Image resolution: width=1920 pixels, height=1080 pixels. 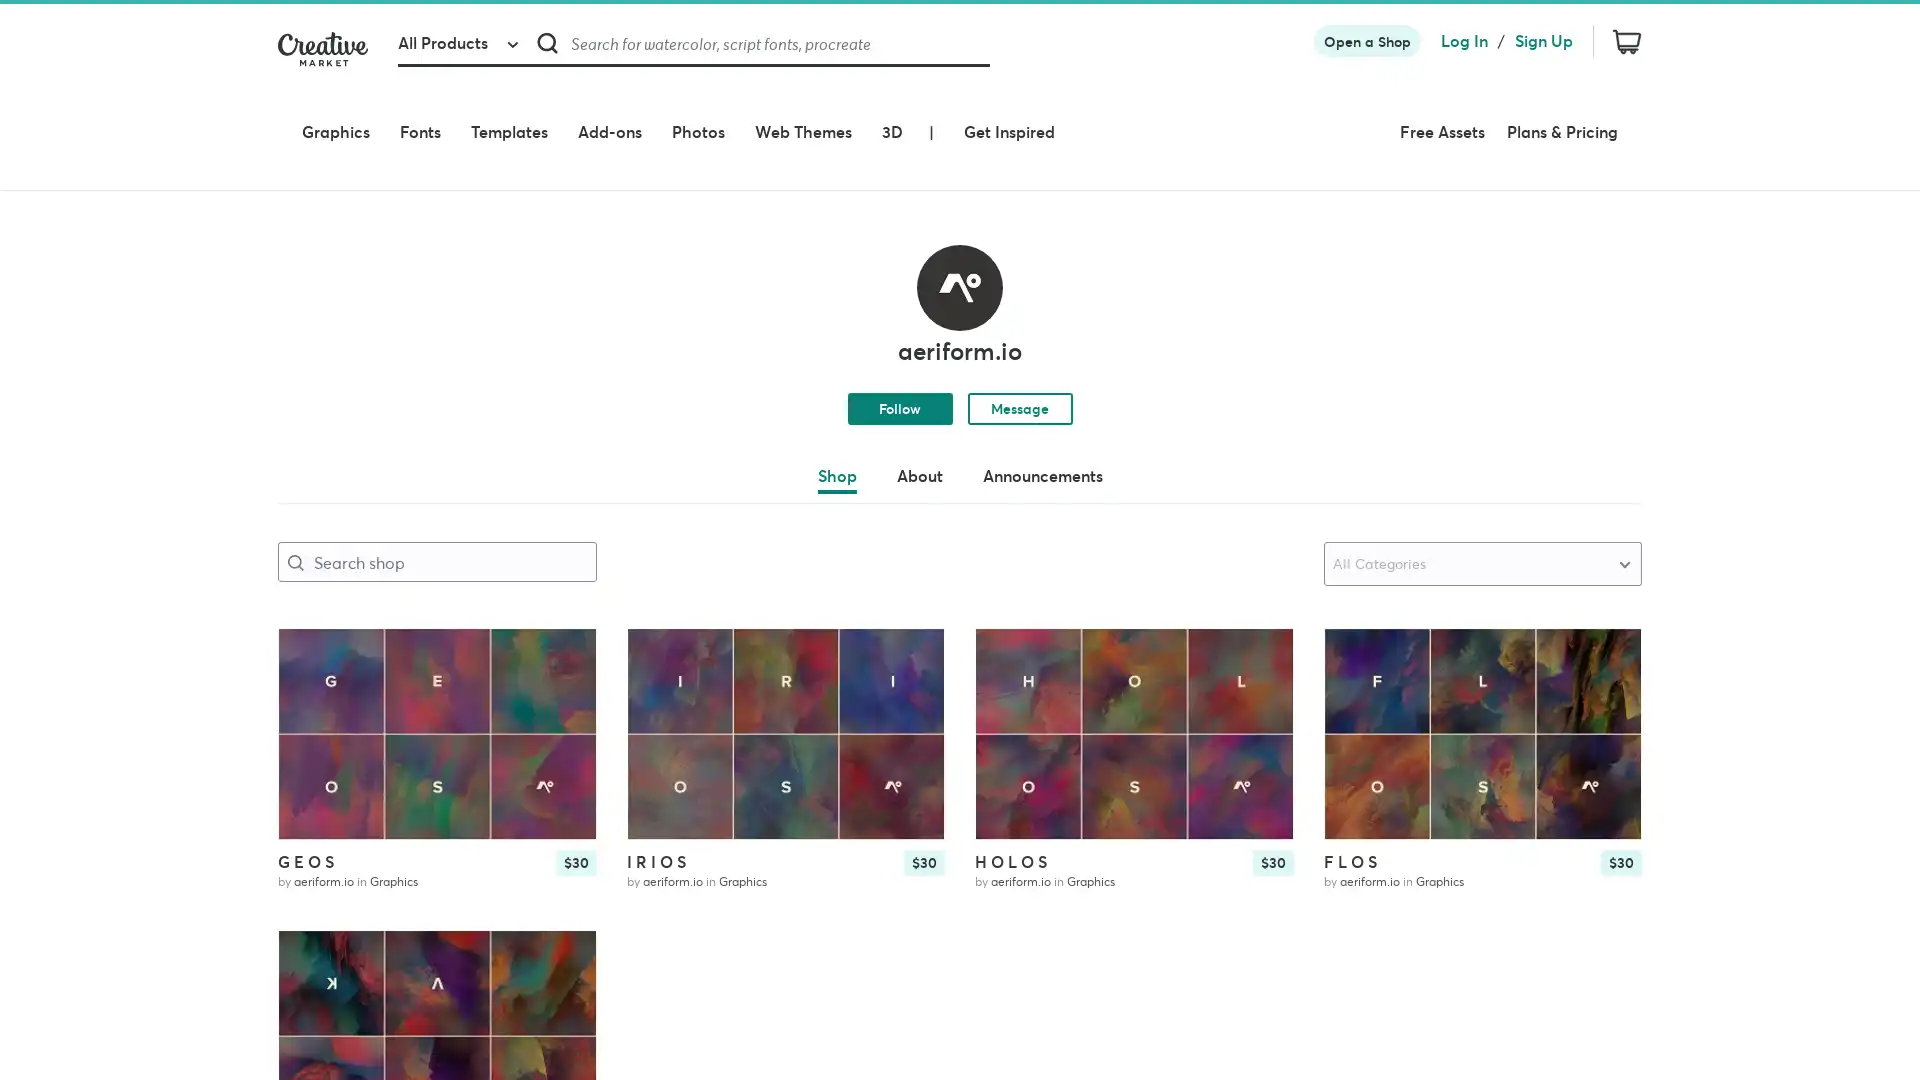 What do you see at coordinates (1259, 586) in the screenshot?
I see `Like` at bounding box center [1259, 586].